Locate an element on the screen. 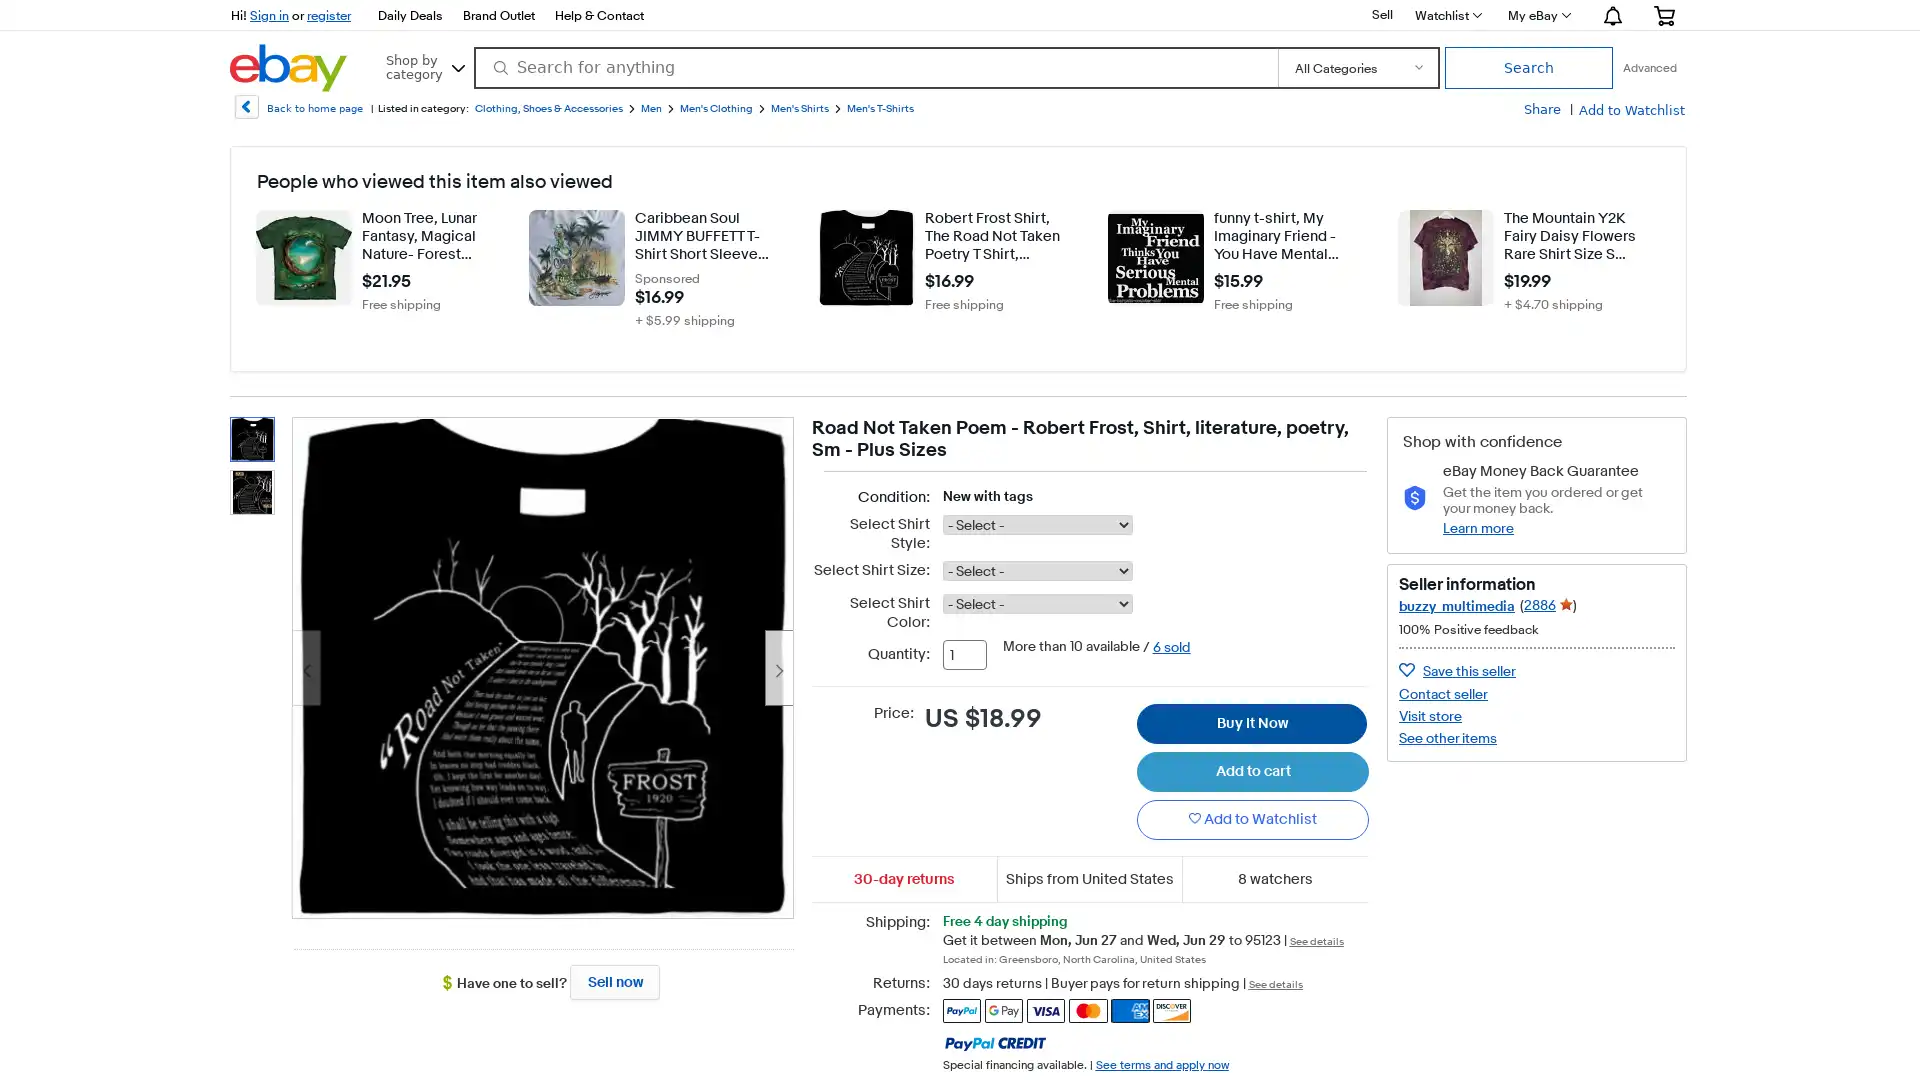  Sell now - Have one to sell? is located at coordinates (613, 981).